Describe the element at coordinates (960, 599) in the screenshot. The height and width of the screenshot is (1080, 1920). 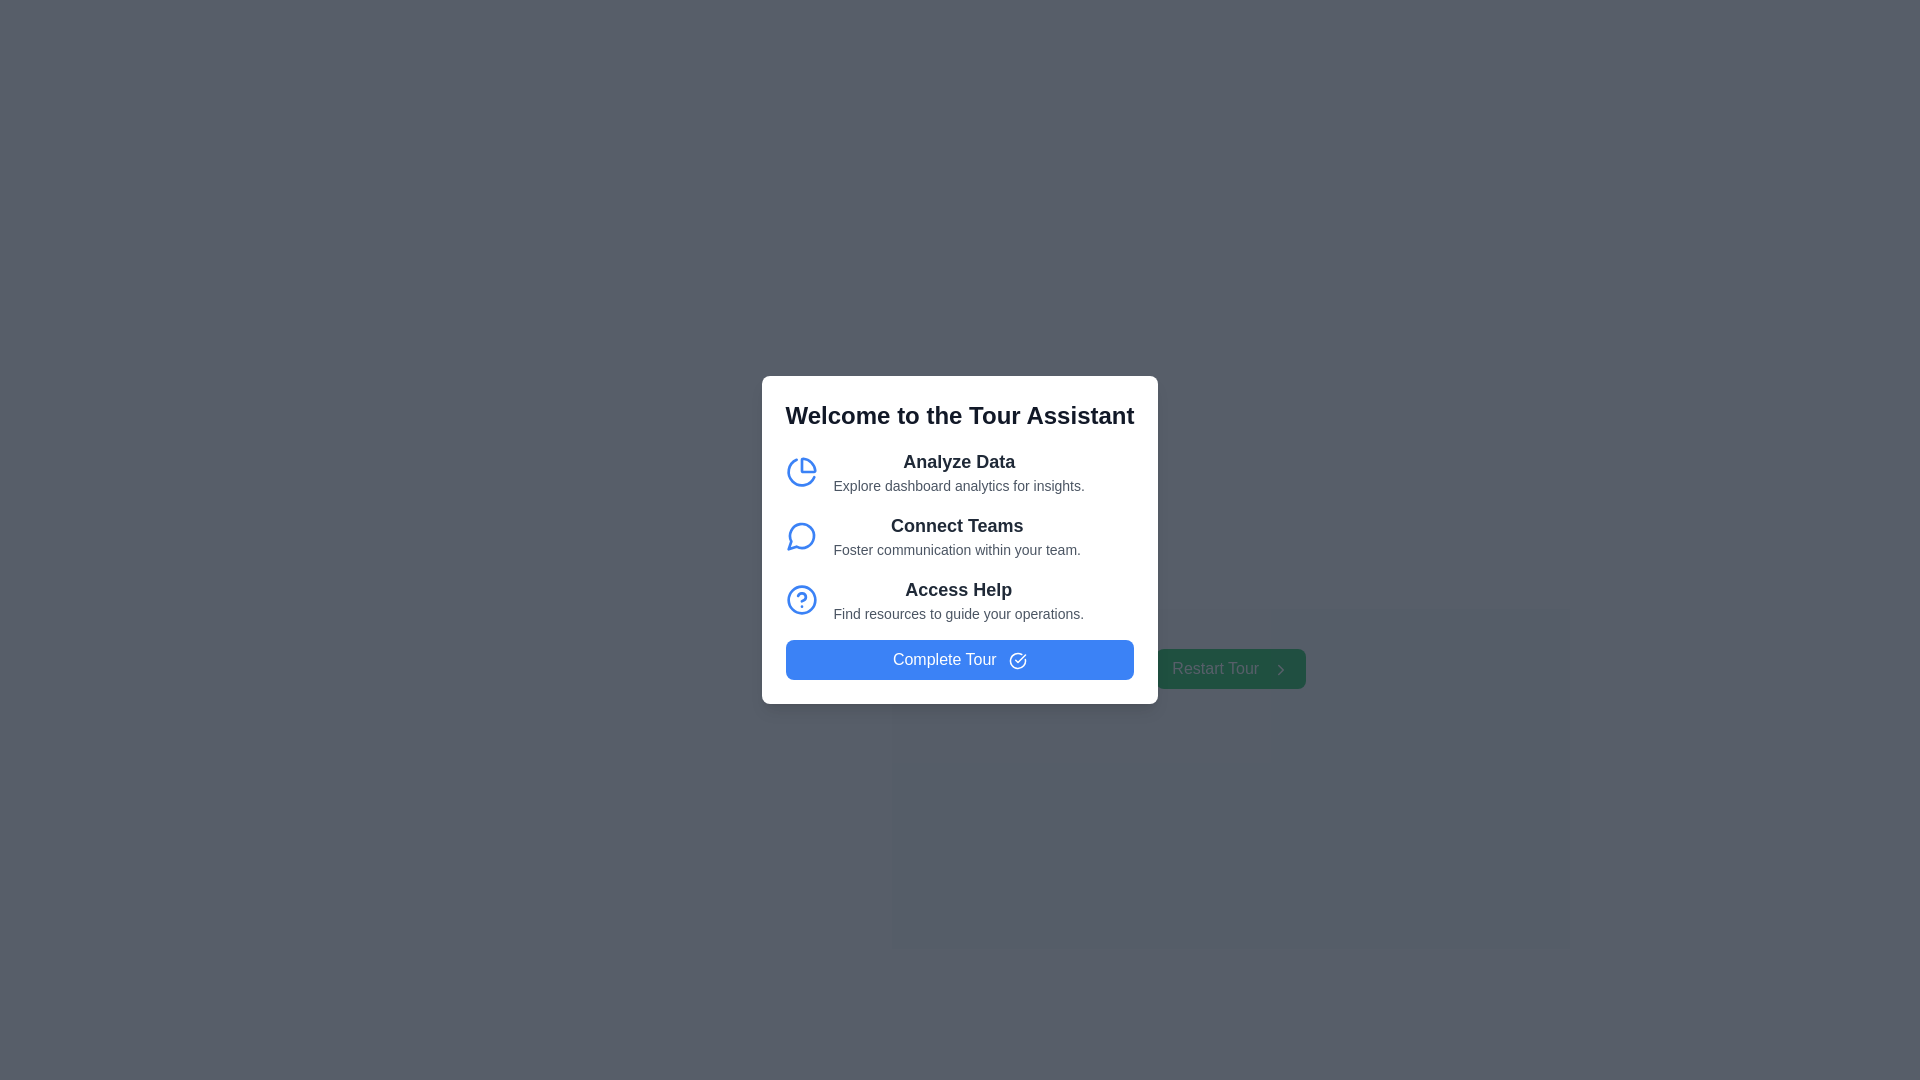
I see `the help-related resources text with a decorative icon located in the white box, under the 'Connect Teams' section and above the 'Complete Tour' button` at that location.